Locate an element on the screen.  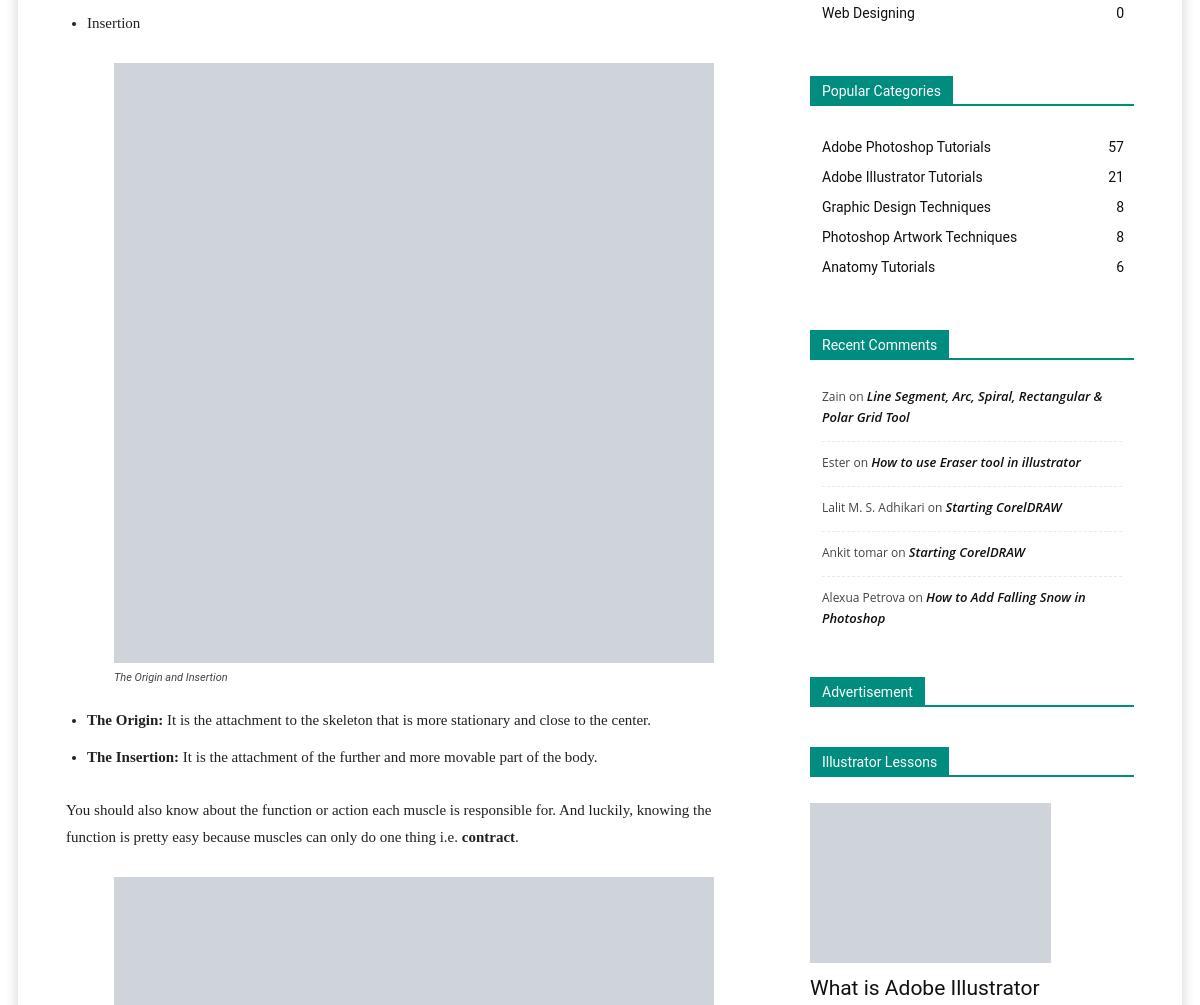
'Ankit tomar' is located at coordinates (853, 550).